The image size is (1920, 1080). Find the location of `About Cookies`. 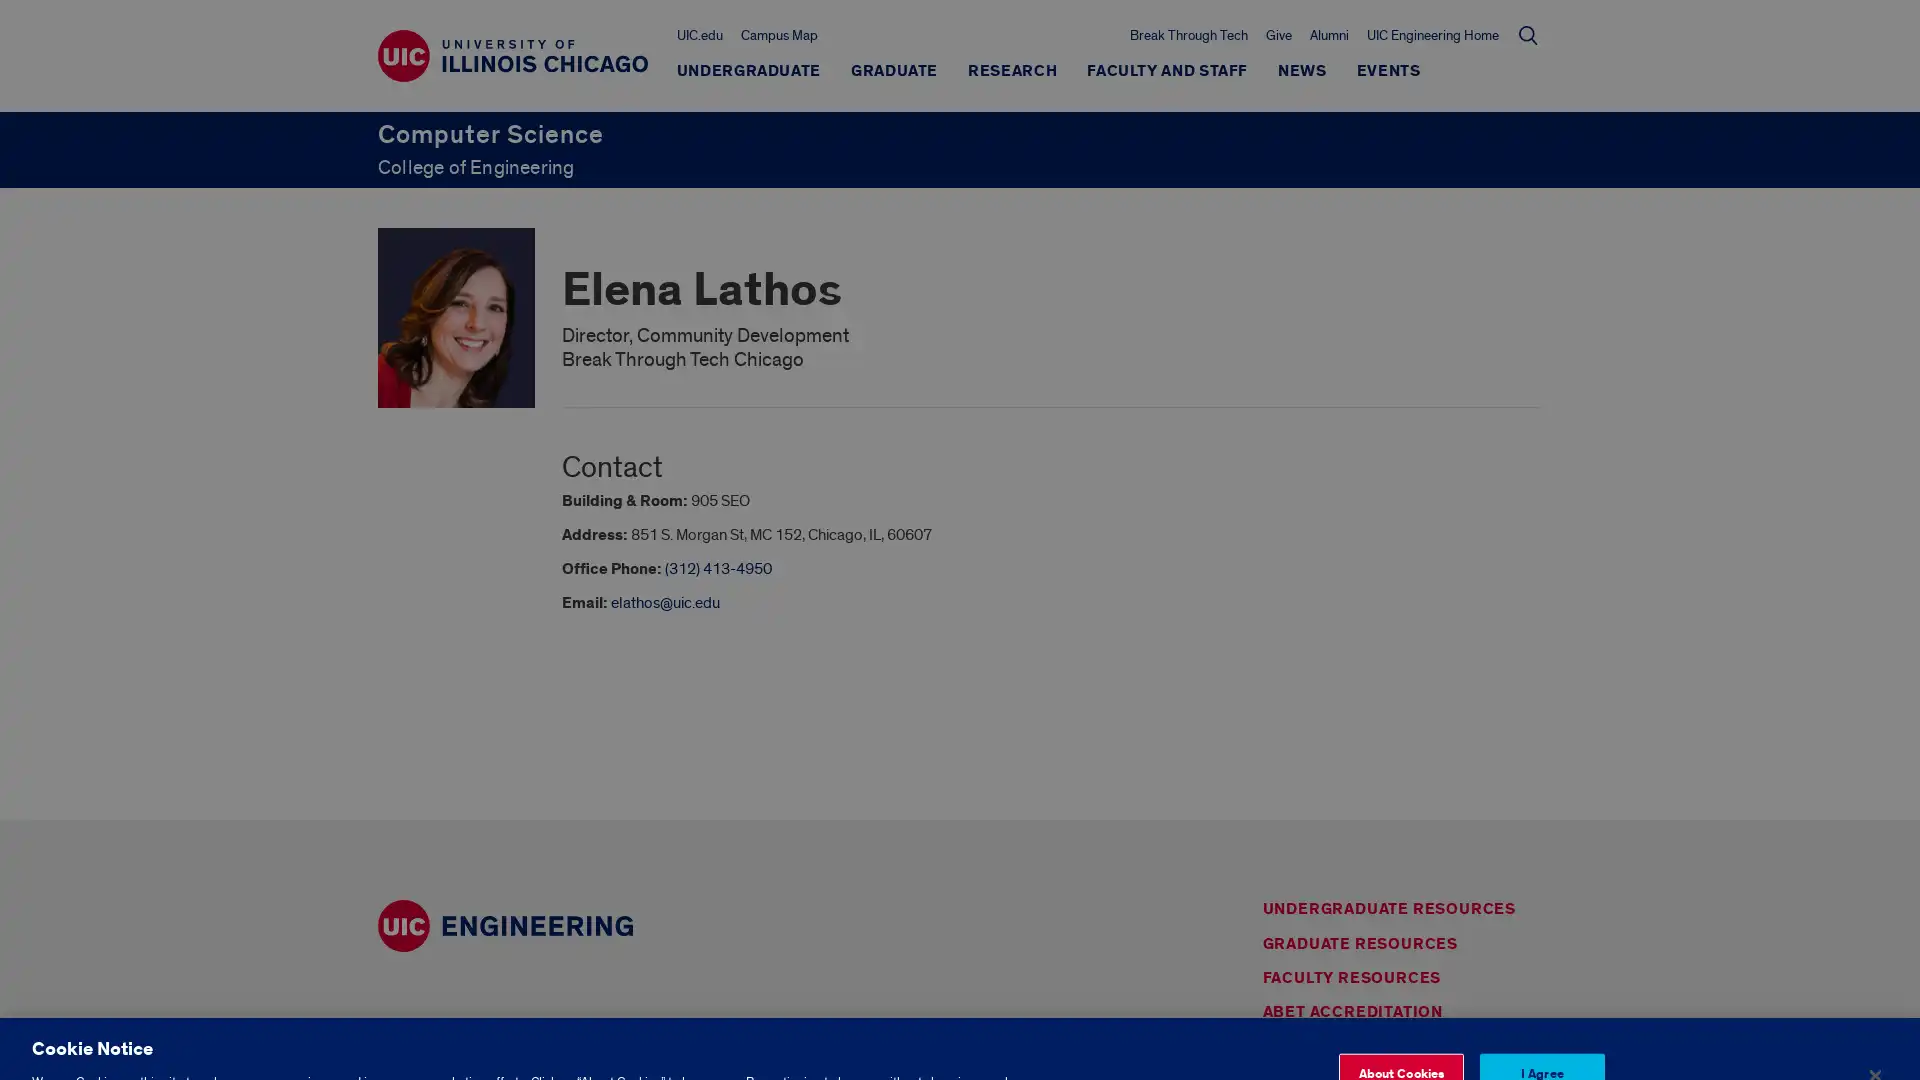

About Cookies is located at coordinates (1399, 1019).